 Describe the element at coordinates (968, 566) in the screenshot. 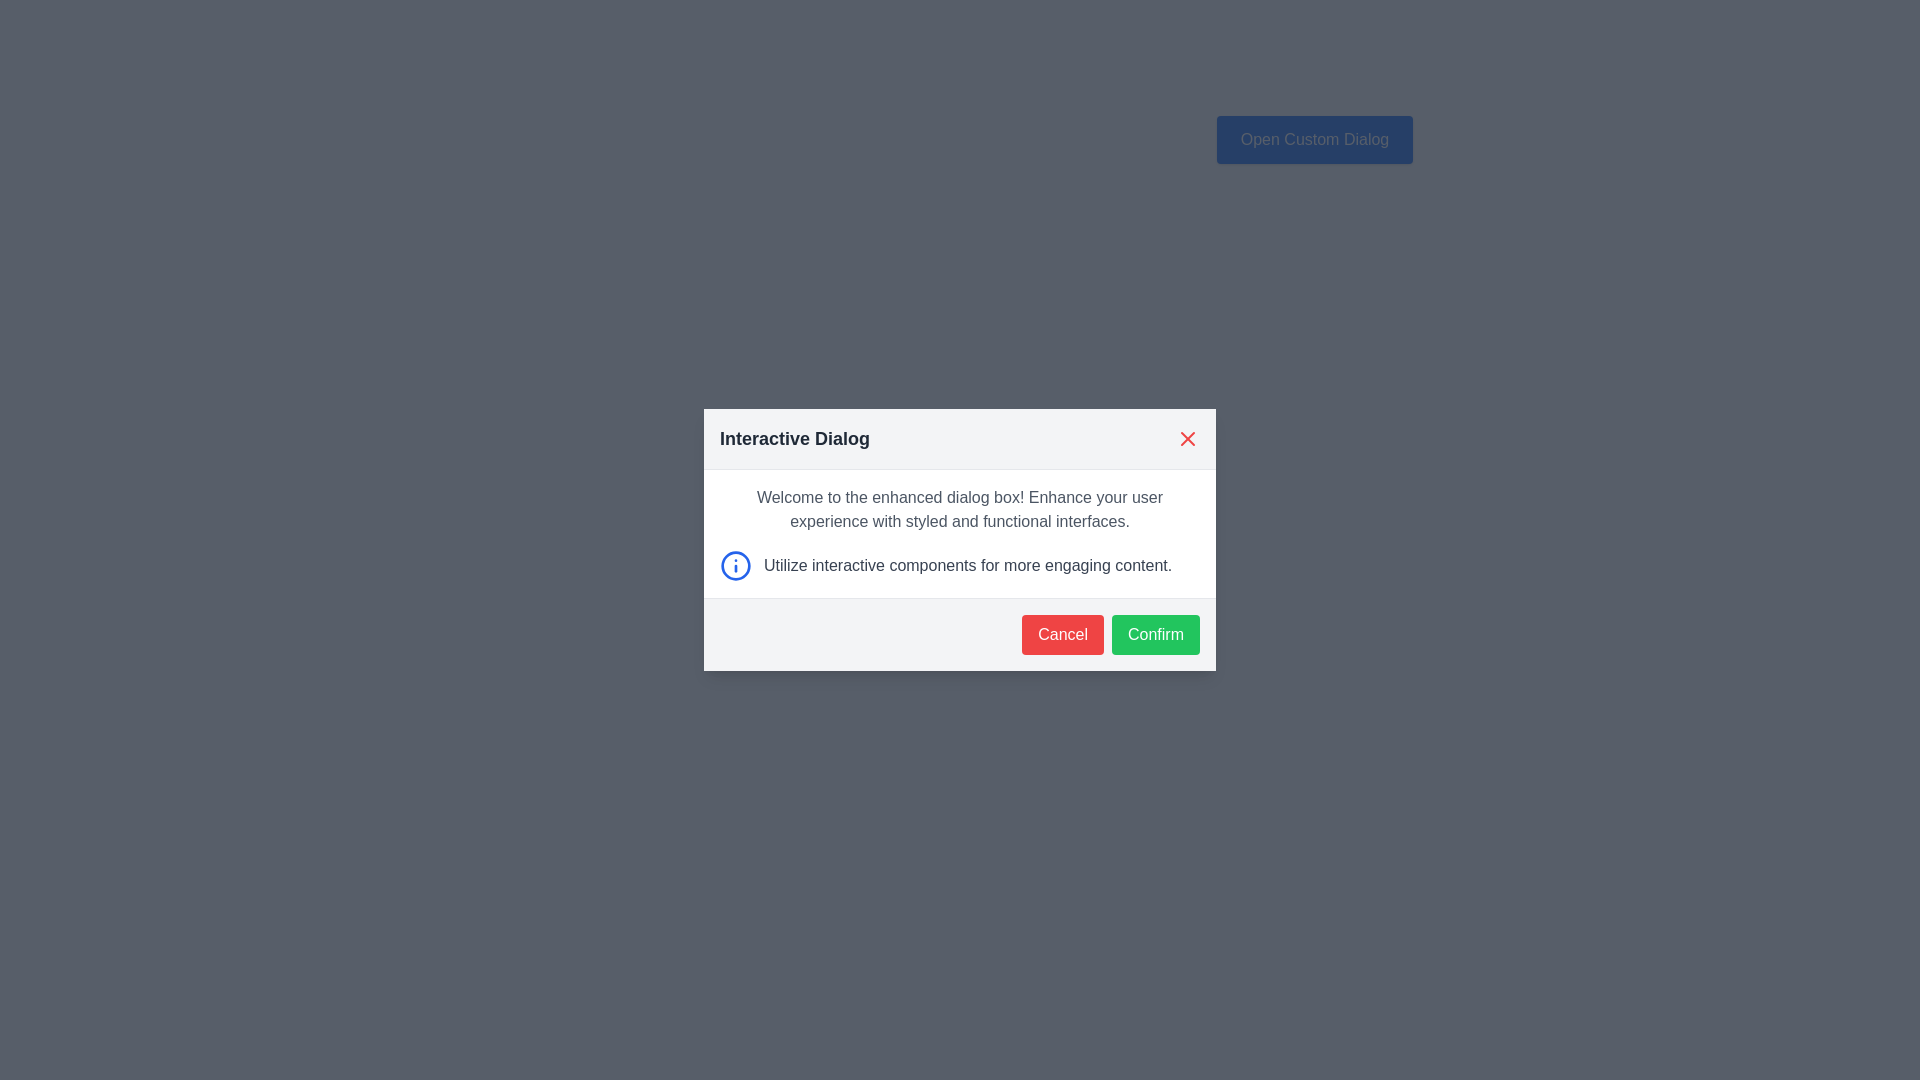

I see `the informative message text that is positioned to the right of the information icon inside the dialog box, horizontally centered within the dialog and approximately in the middle of its vertical space` at that location.